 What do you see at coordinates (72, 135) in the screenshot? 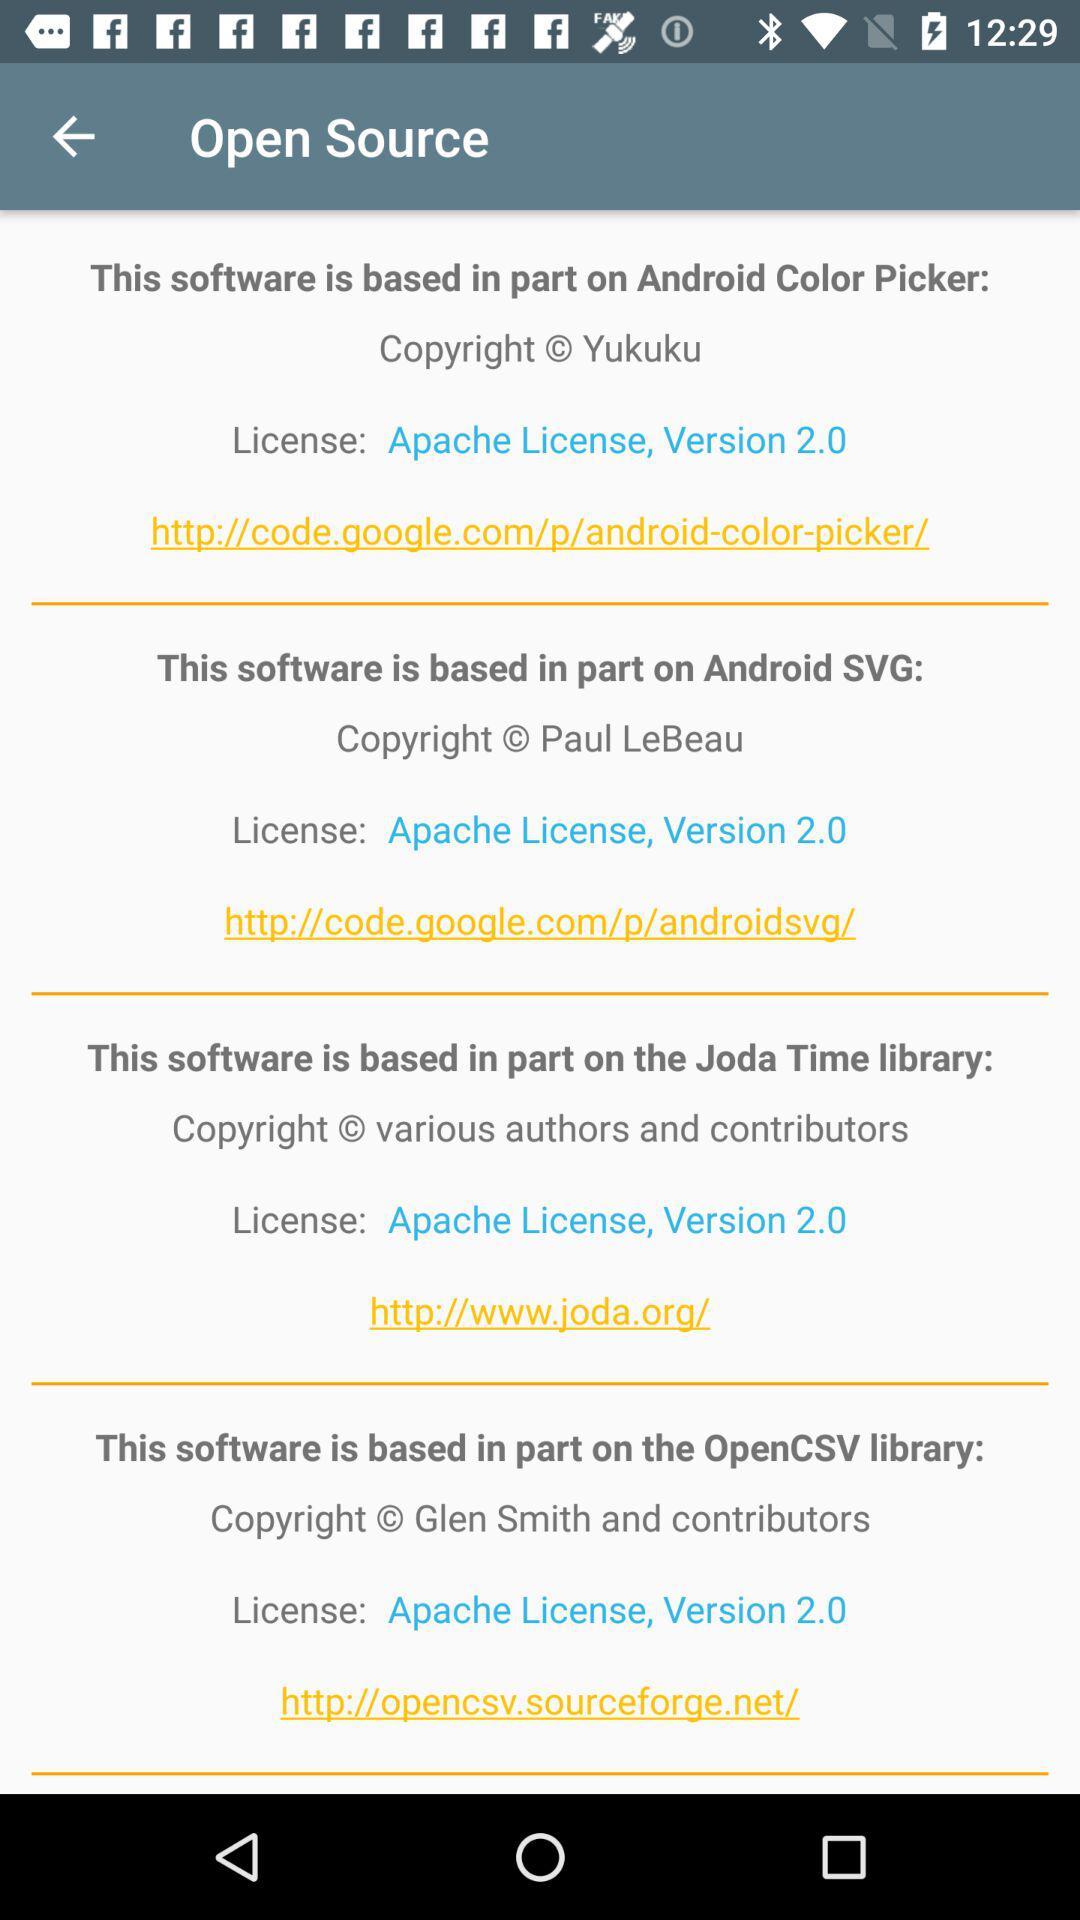
I see `the icon next to open source` at bounding box center [72, 135].